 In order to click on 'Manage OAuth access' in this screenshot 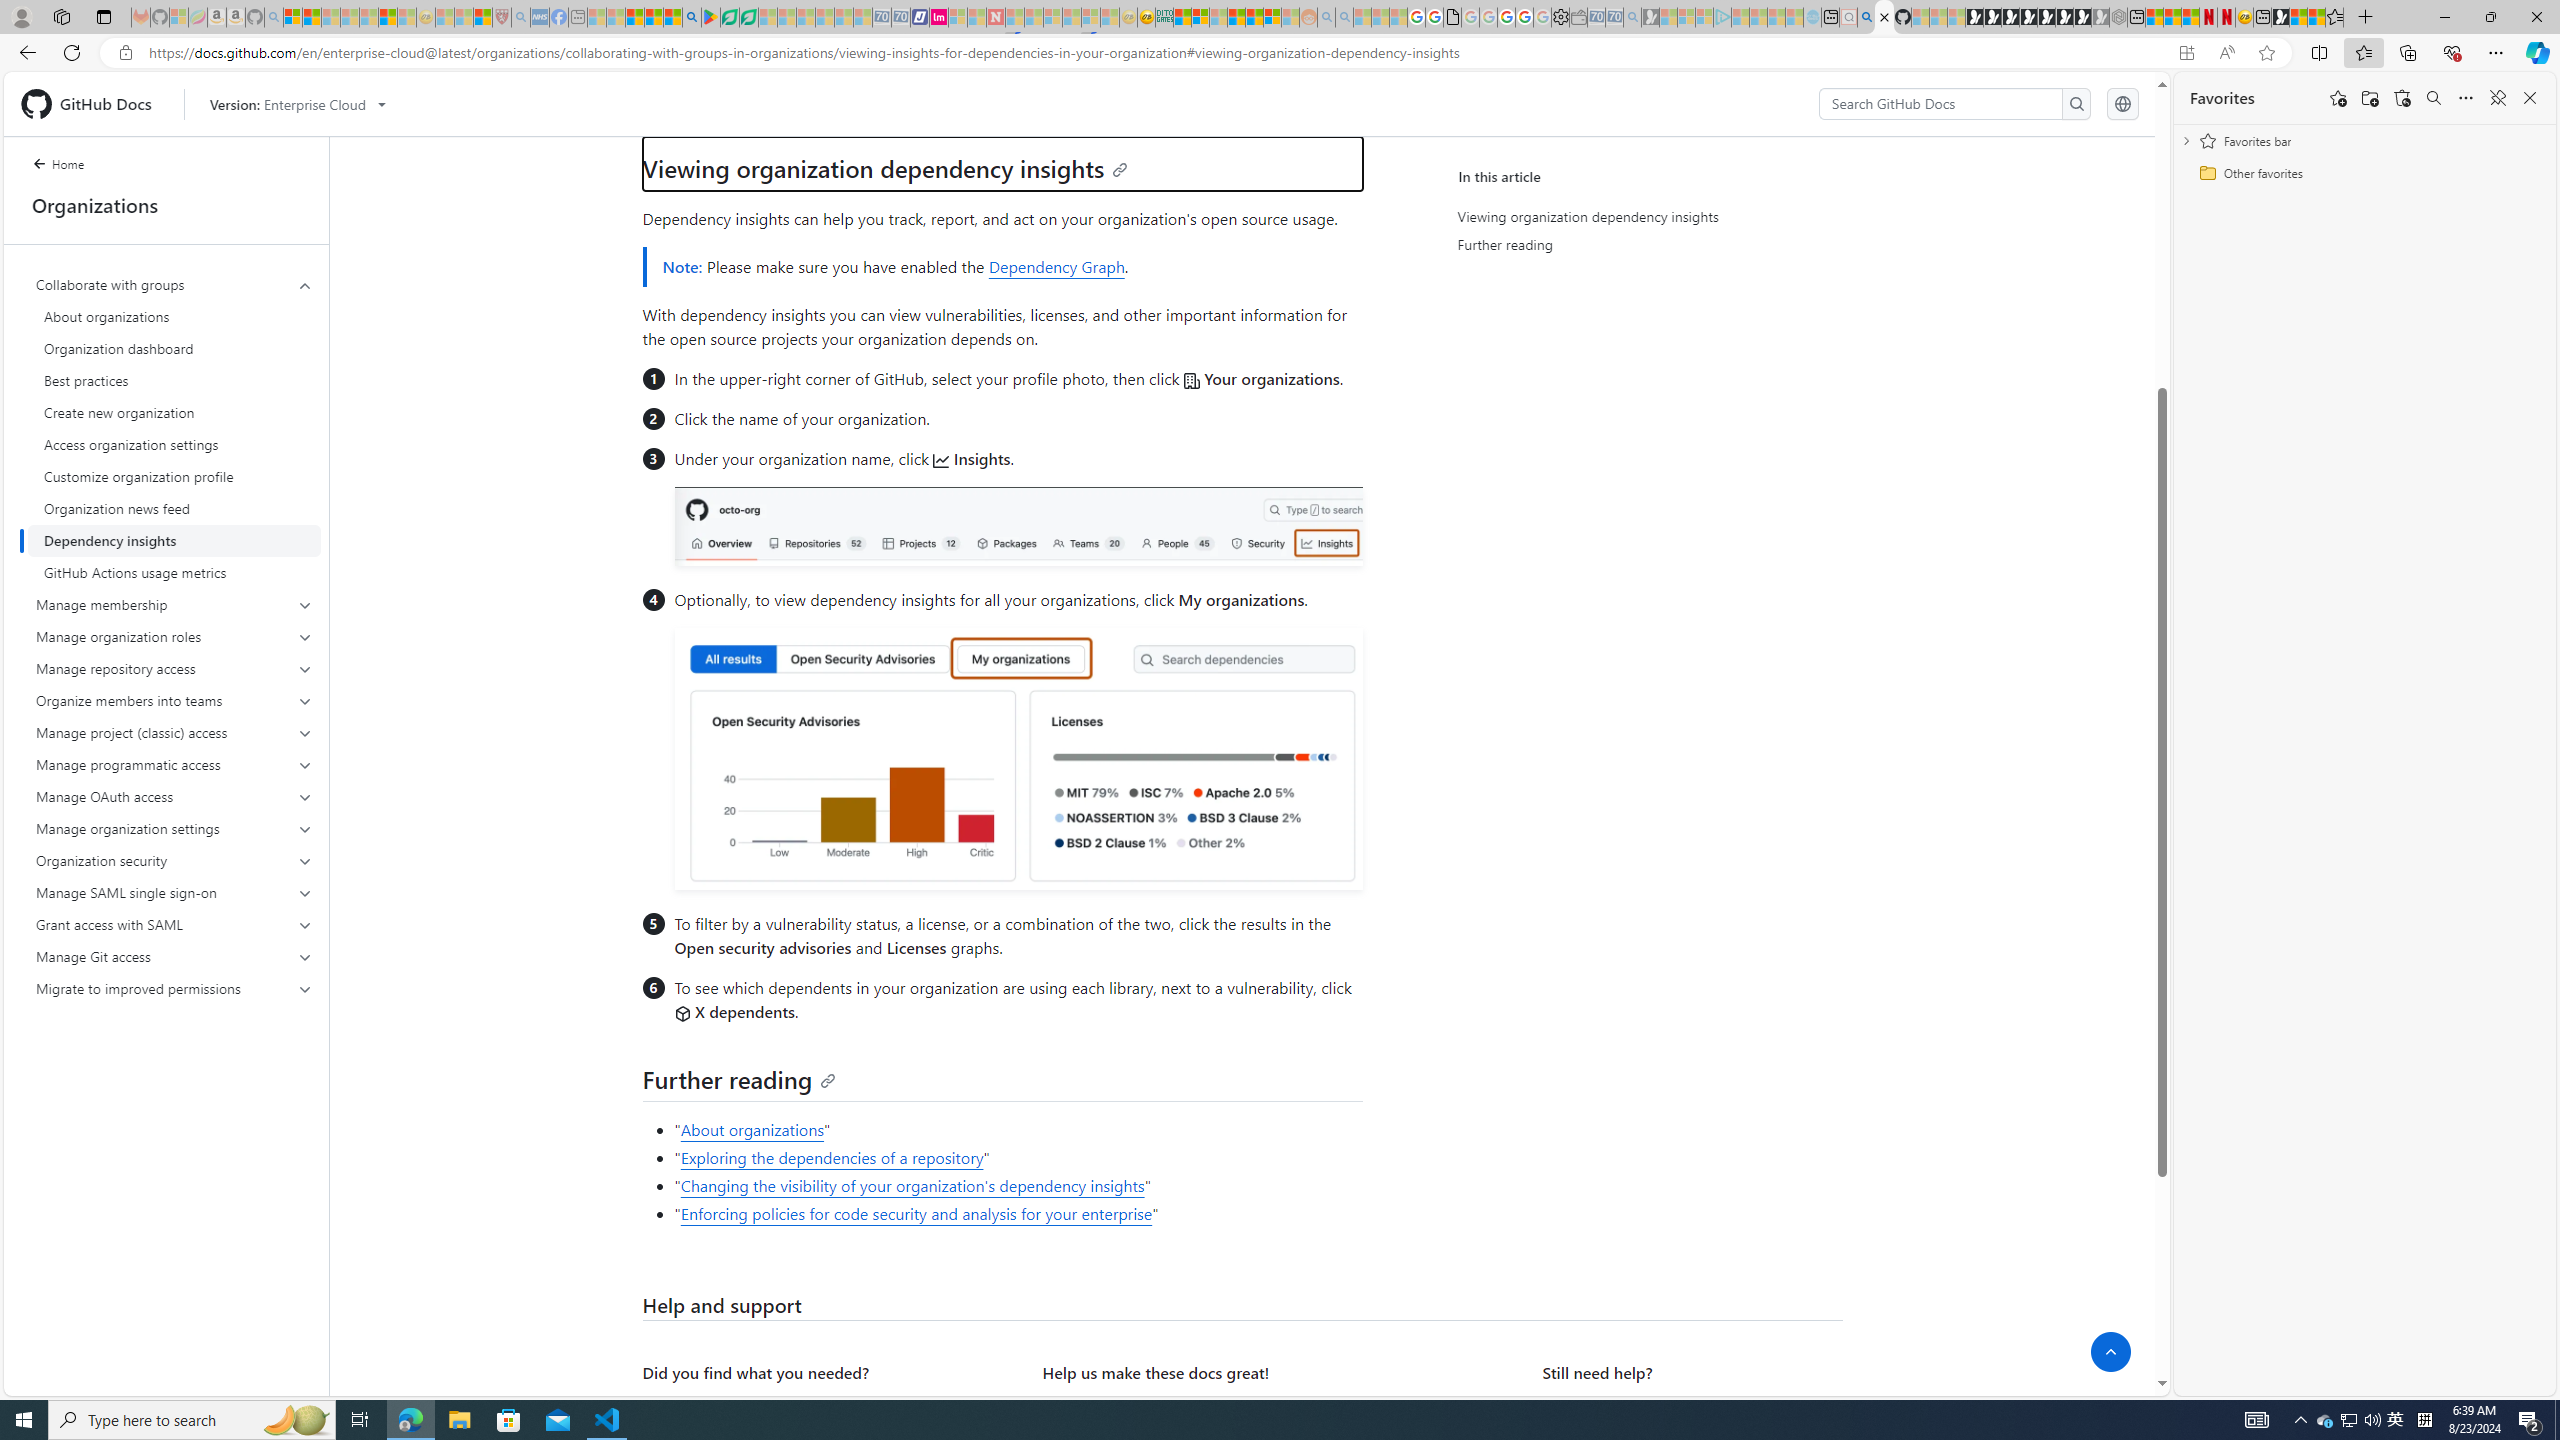, I will do `click(174, 796)`.